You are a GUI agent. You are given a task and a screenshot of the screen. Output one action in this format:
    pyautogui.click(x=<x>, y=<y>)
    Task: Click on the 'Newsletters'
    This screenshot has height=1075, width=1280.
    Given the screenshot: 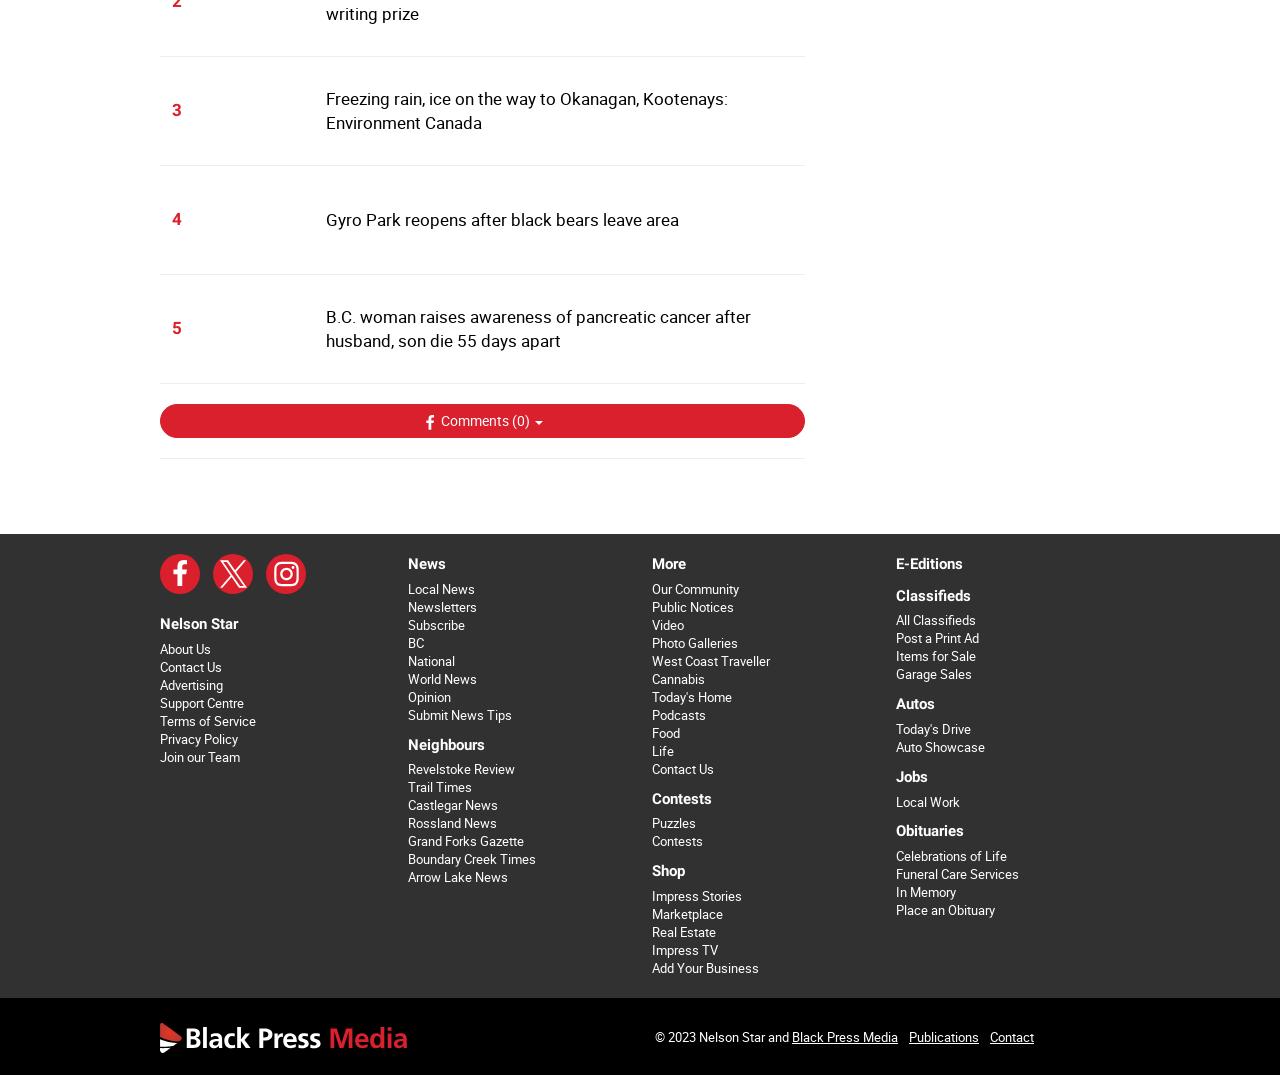 What is the action you would take?
    pyautogui.click(x=440, y=605)
    